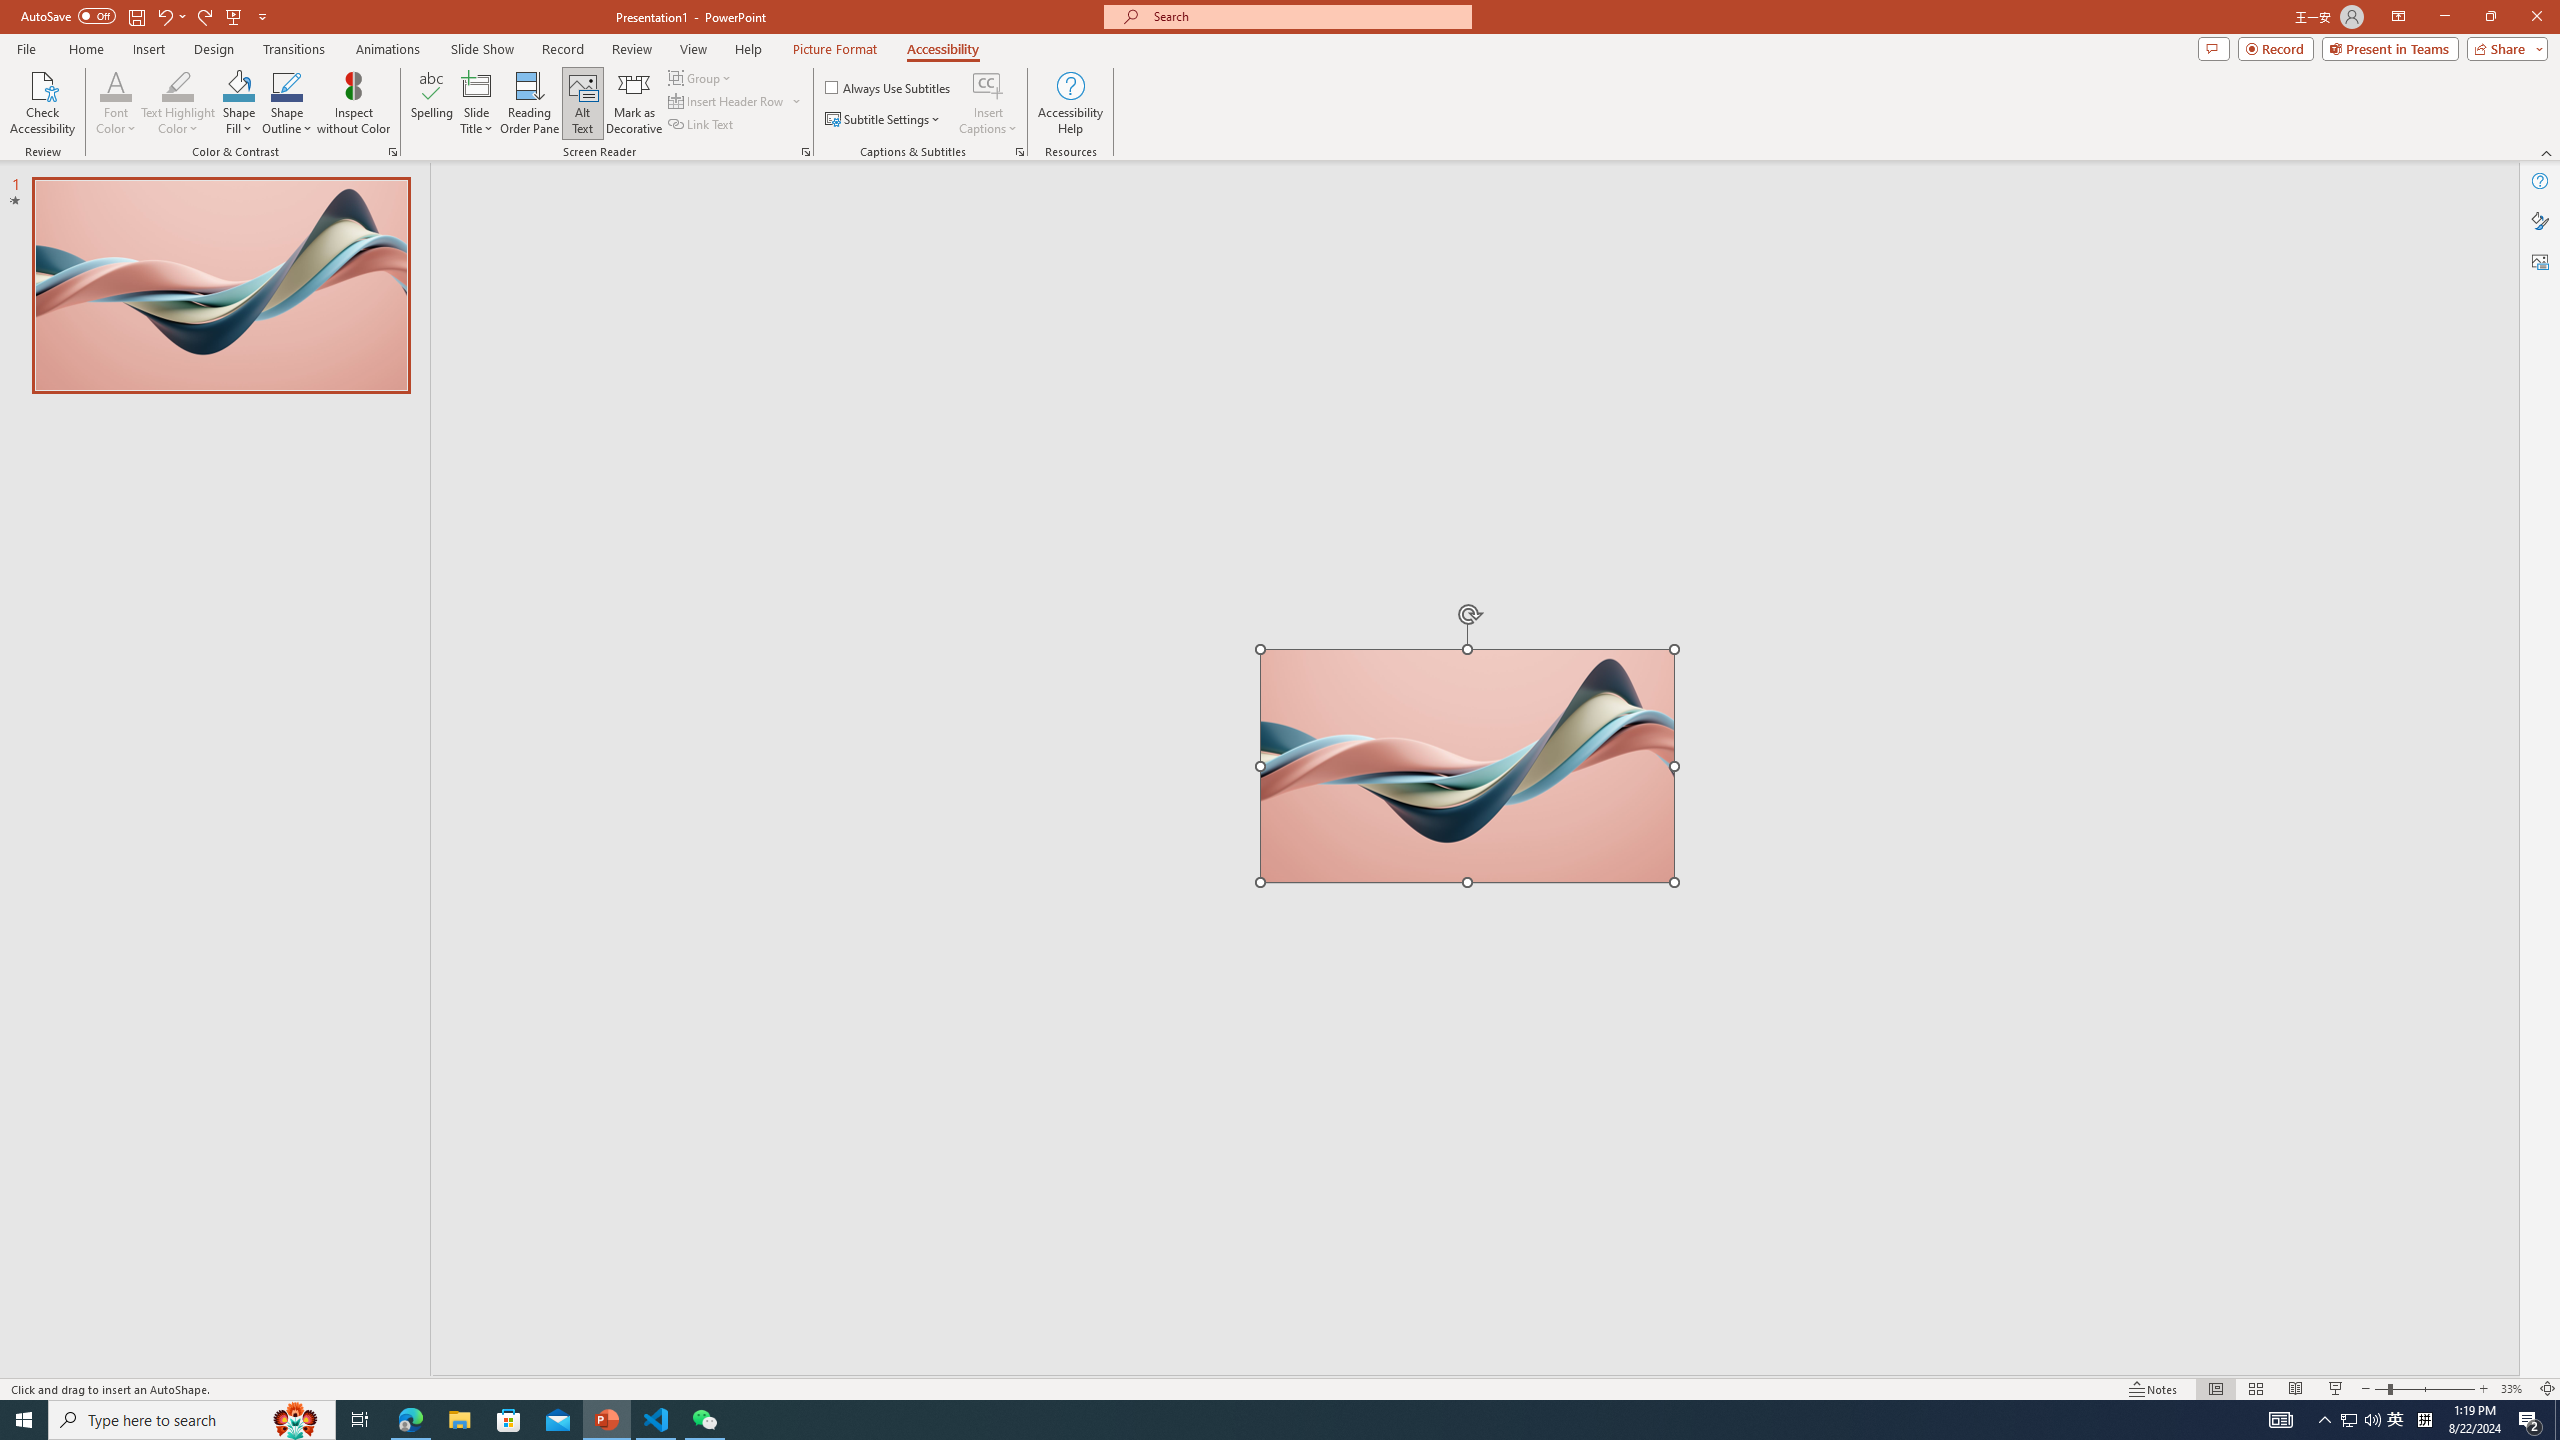 Image resolution: width=2560 pixels, height=1440 pixels. Describe the element at coordinates (888, 87) in the screenshot. I see `'Always Use Subtitles'` at that location.